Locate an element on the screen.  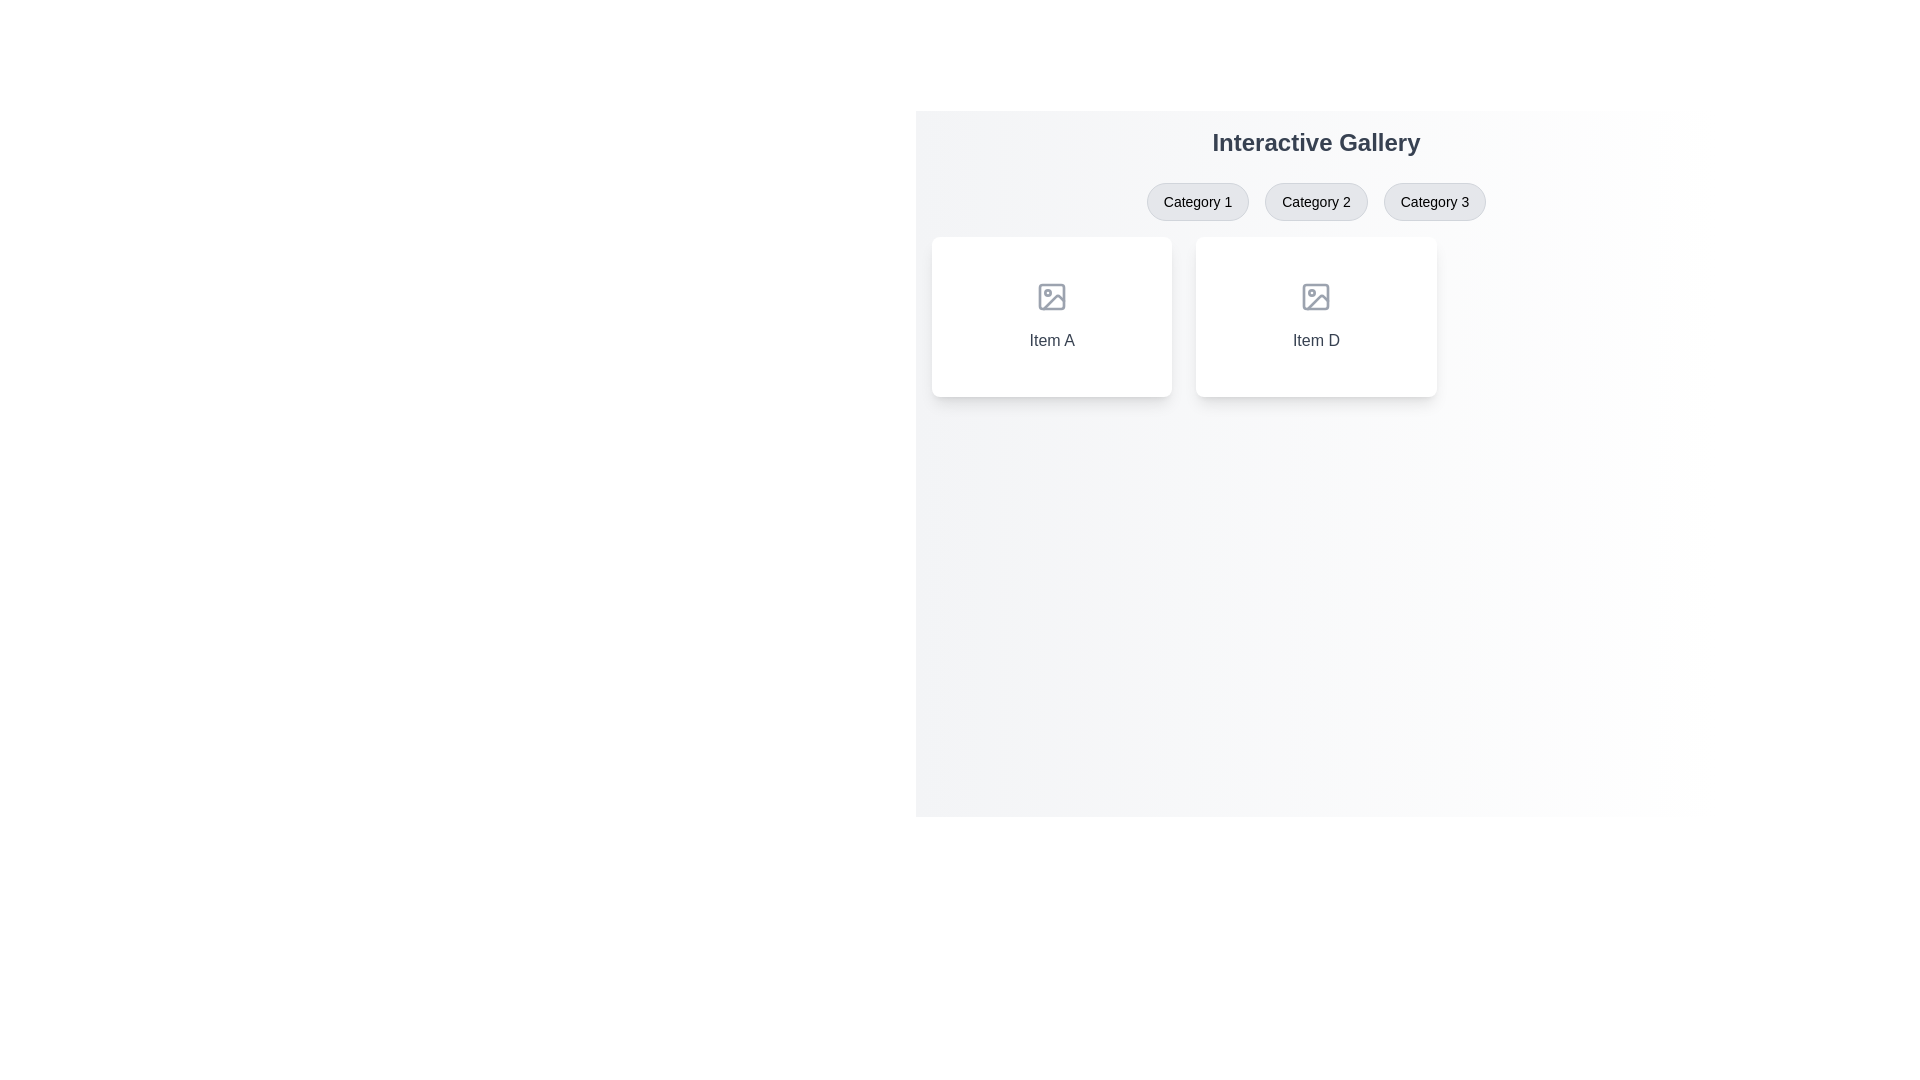
the decorative icon that signifies the 'Item D' section, located at the top center of the card labeled 'Item D' is located at coordinates (1316, 297).